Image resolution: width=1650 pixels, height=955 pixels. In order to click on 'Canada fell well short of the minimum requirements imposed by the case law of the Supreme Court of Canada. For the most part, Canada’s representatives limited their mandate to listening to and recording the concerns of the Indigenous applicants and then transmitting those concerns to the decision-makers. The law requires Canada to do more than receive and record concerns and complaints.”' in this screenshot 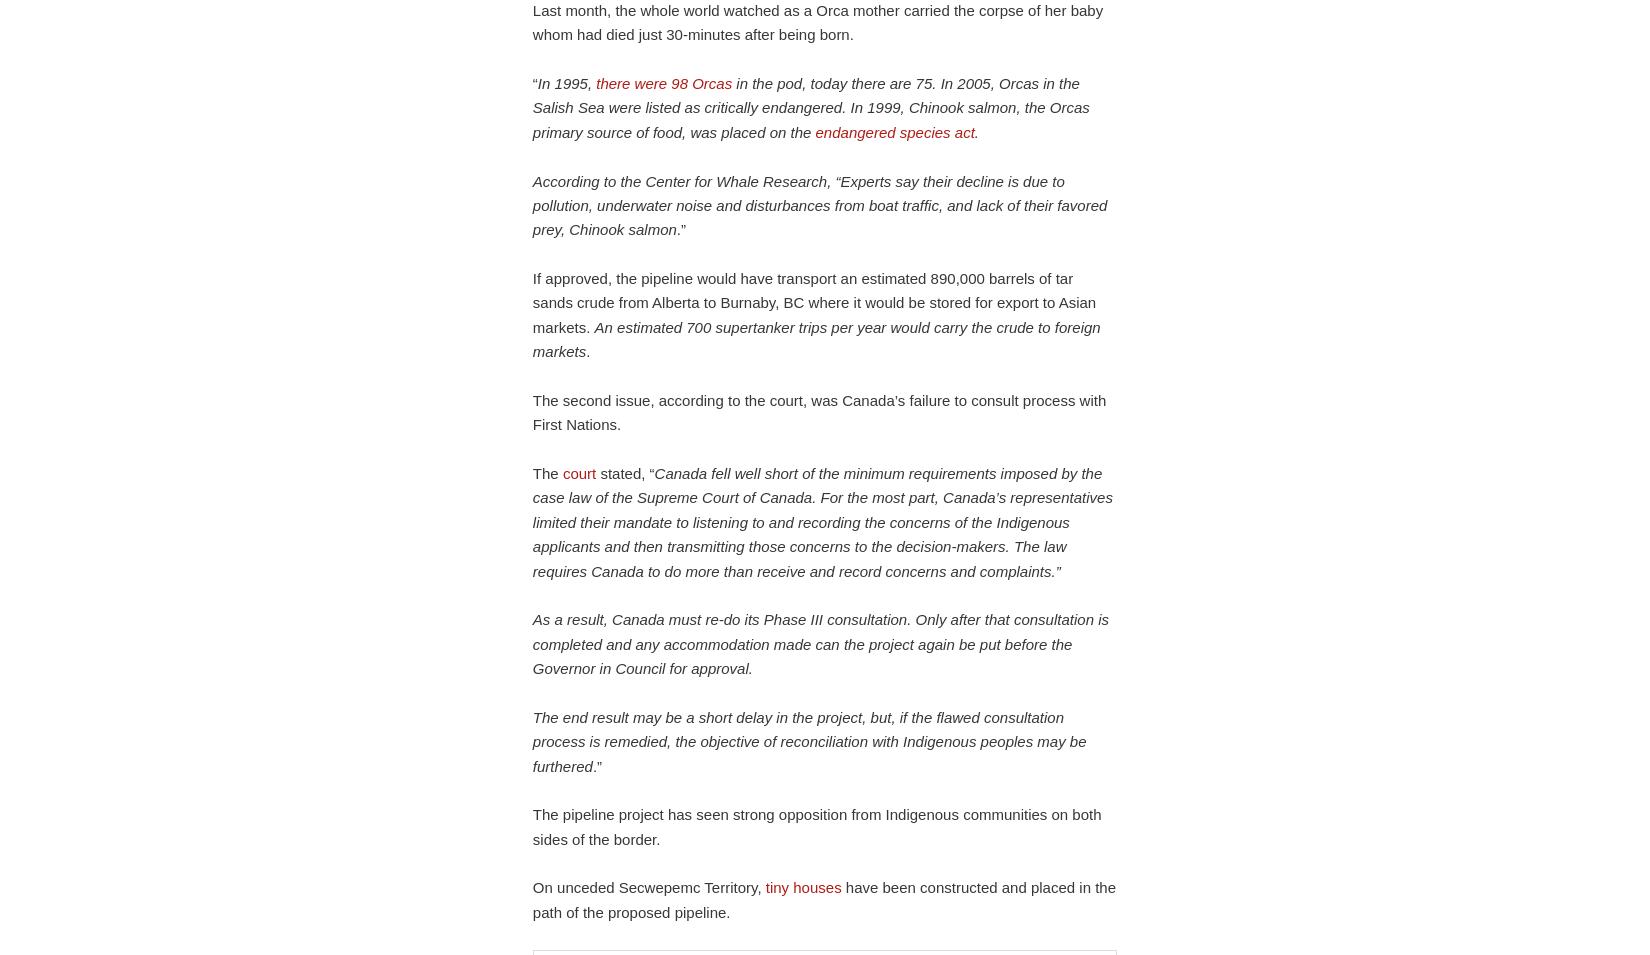, I will do `click(821, 522)`.